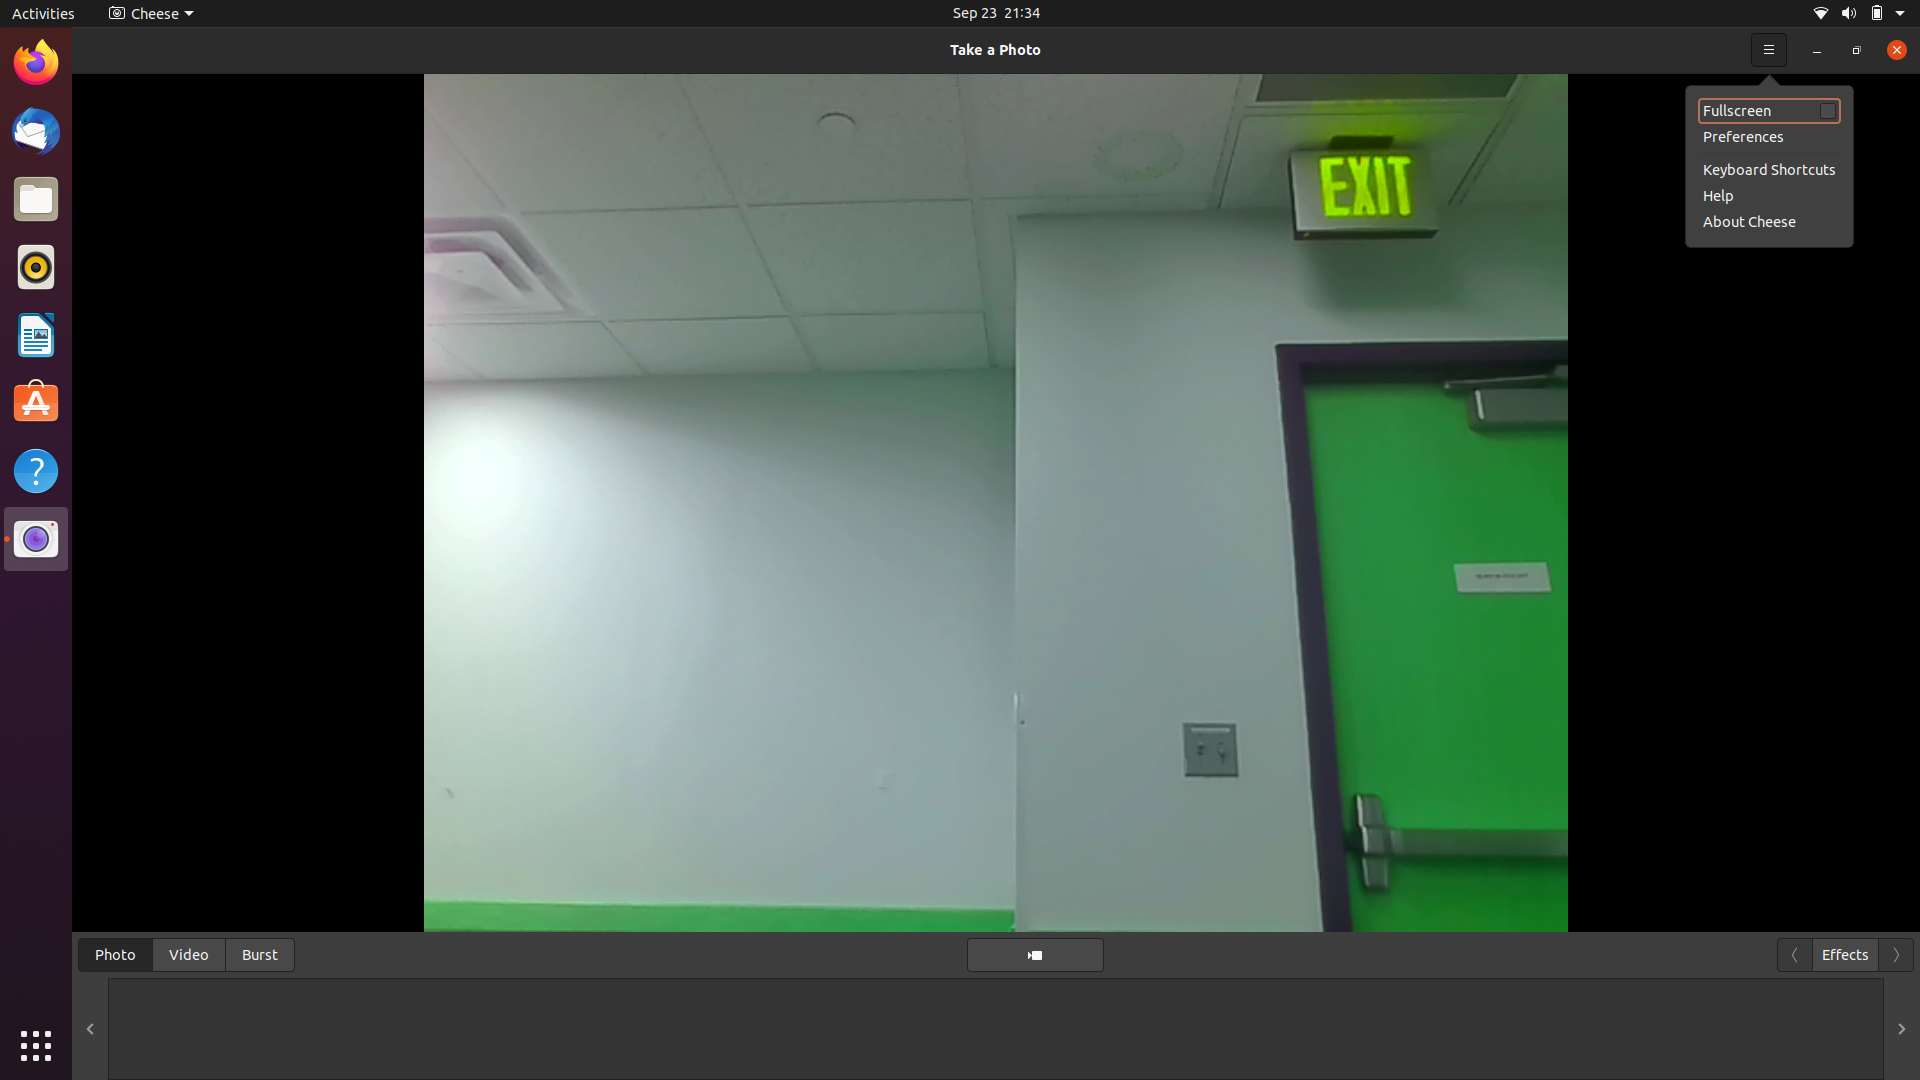 This screenshot has width=1920, height=1080. What do you see at coordinates (1768, 136) in the screenshot?
I see `the preferences menu` at bounding box center [1768, 136].